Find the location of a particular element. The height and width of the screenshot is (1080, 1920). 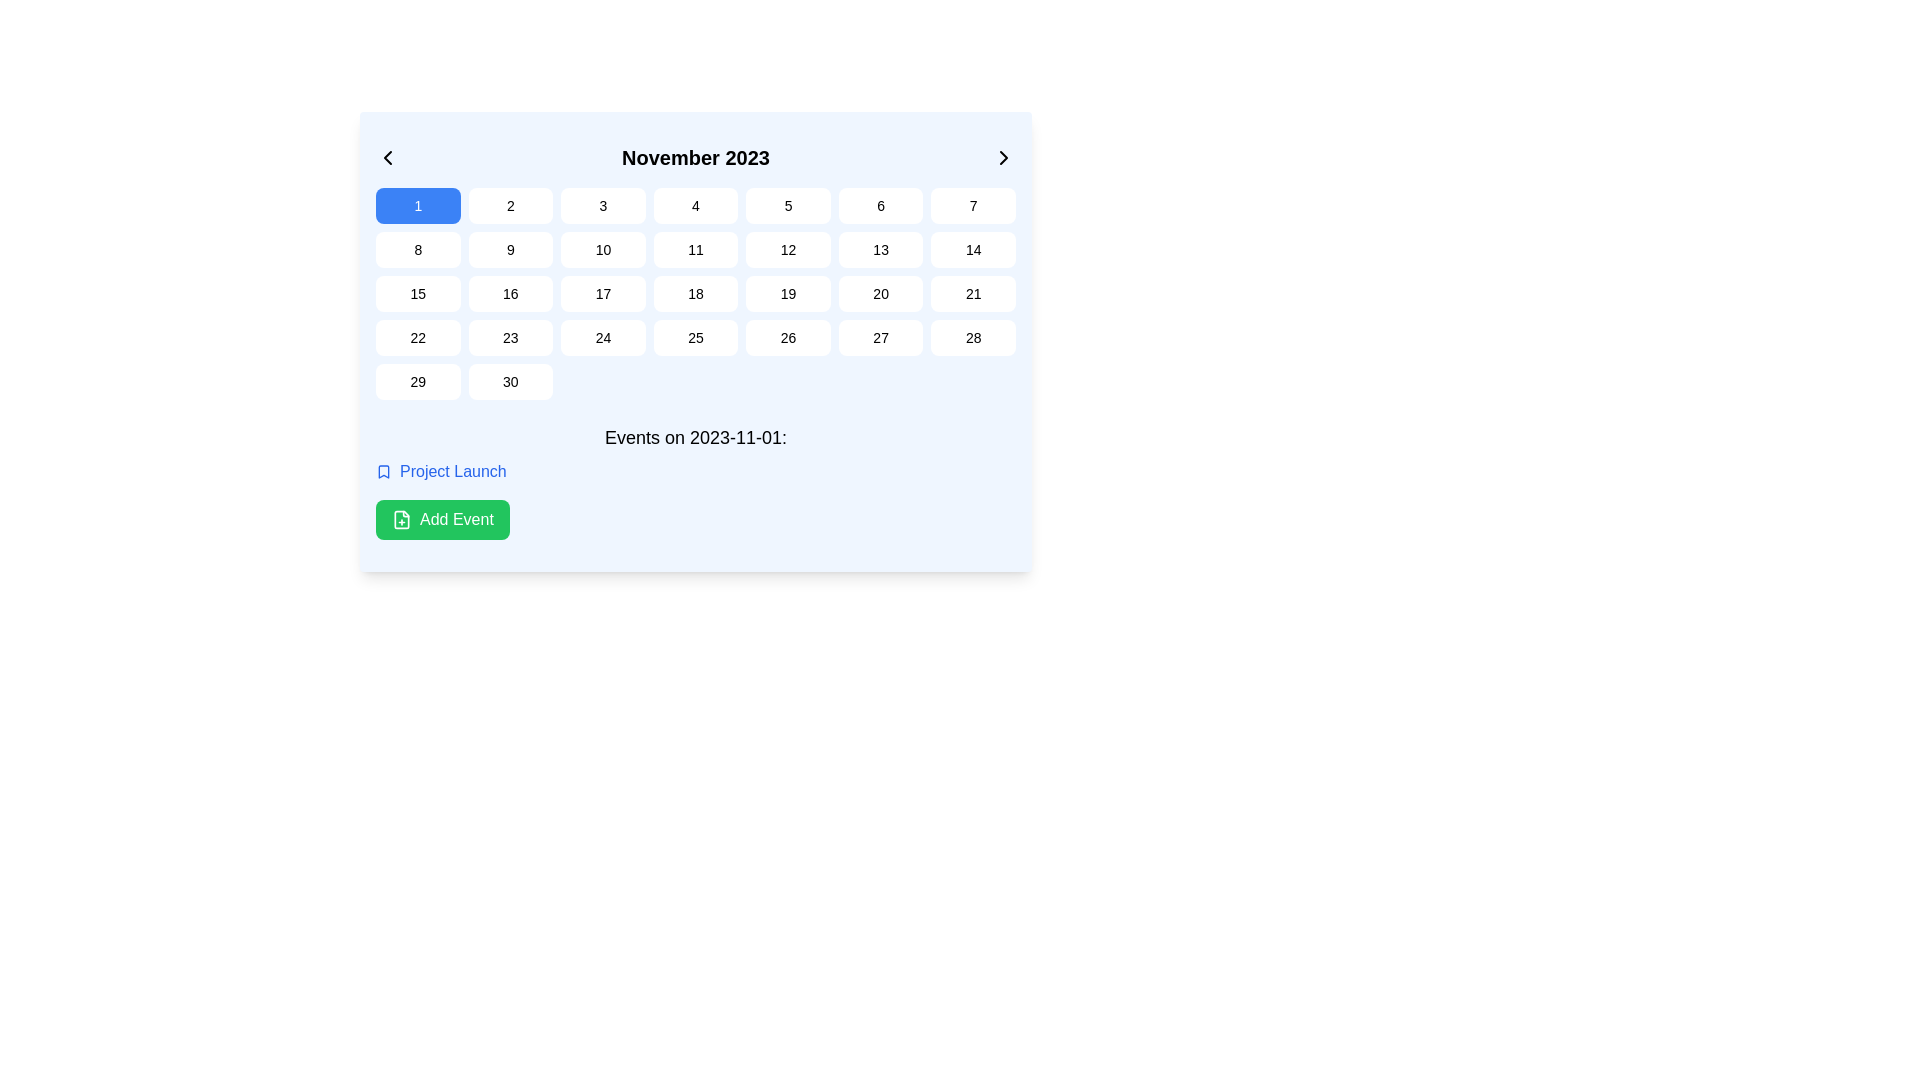

the Text Label that indicates the date for which events are listed, located directly beneath the calendar grid is located at coordinates (696, 437).